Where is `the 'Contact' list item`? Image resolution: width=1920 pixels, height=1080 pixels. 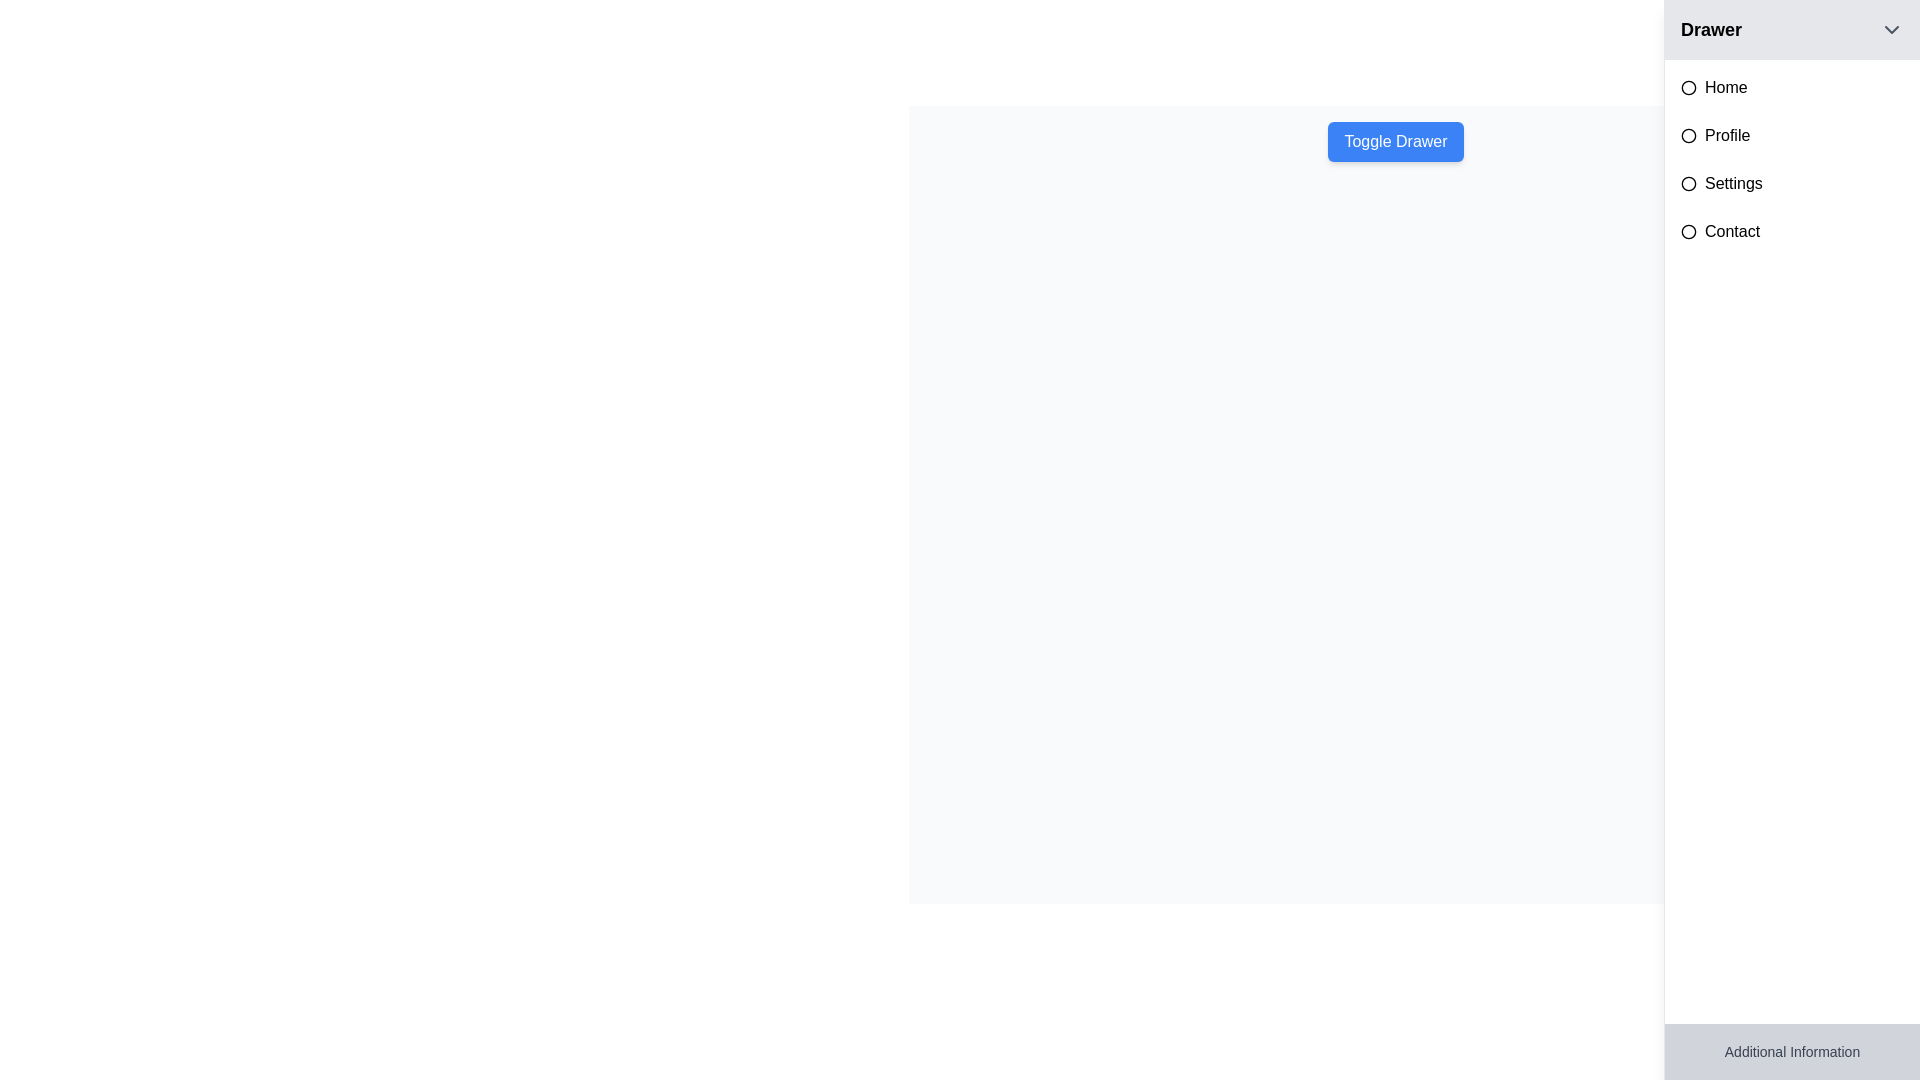
the 'Contact' list item is located at coordinates (1792, 230).